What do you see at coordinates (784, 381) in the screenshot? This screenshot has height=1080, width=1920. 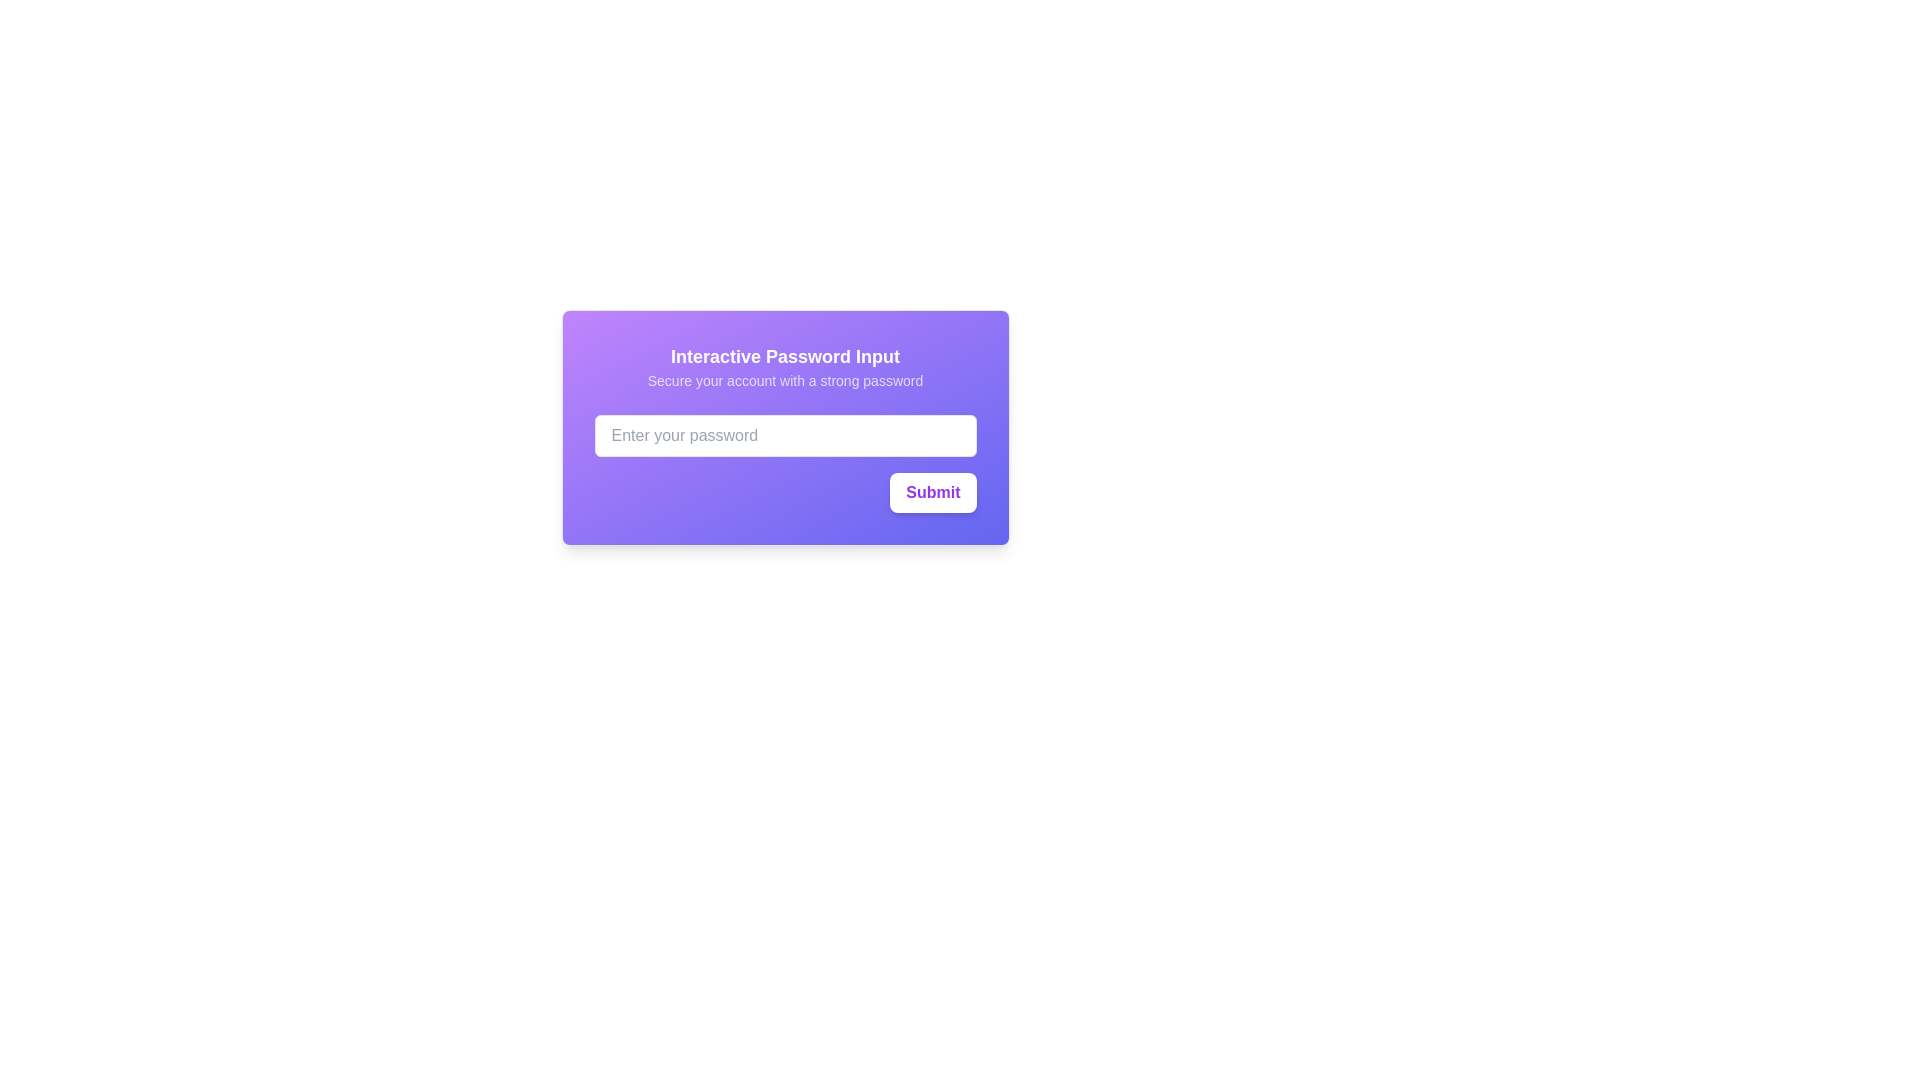 I see `the instructional text label that reads 'Secure your account with a strong password', which is positioned below the title 'Interactive Password Input' and above a password input field, centered within a gradient purple background` at bounding box center [784, 381].